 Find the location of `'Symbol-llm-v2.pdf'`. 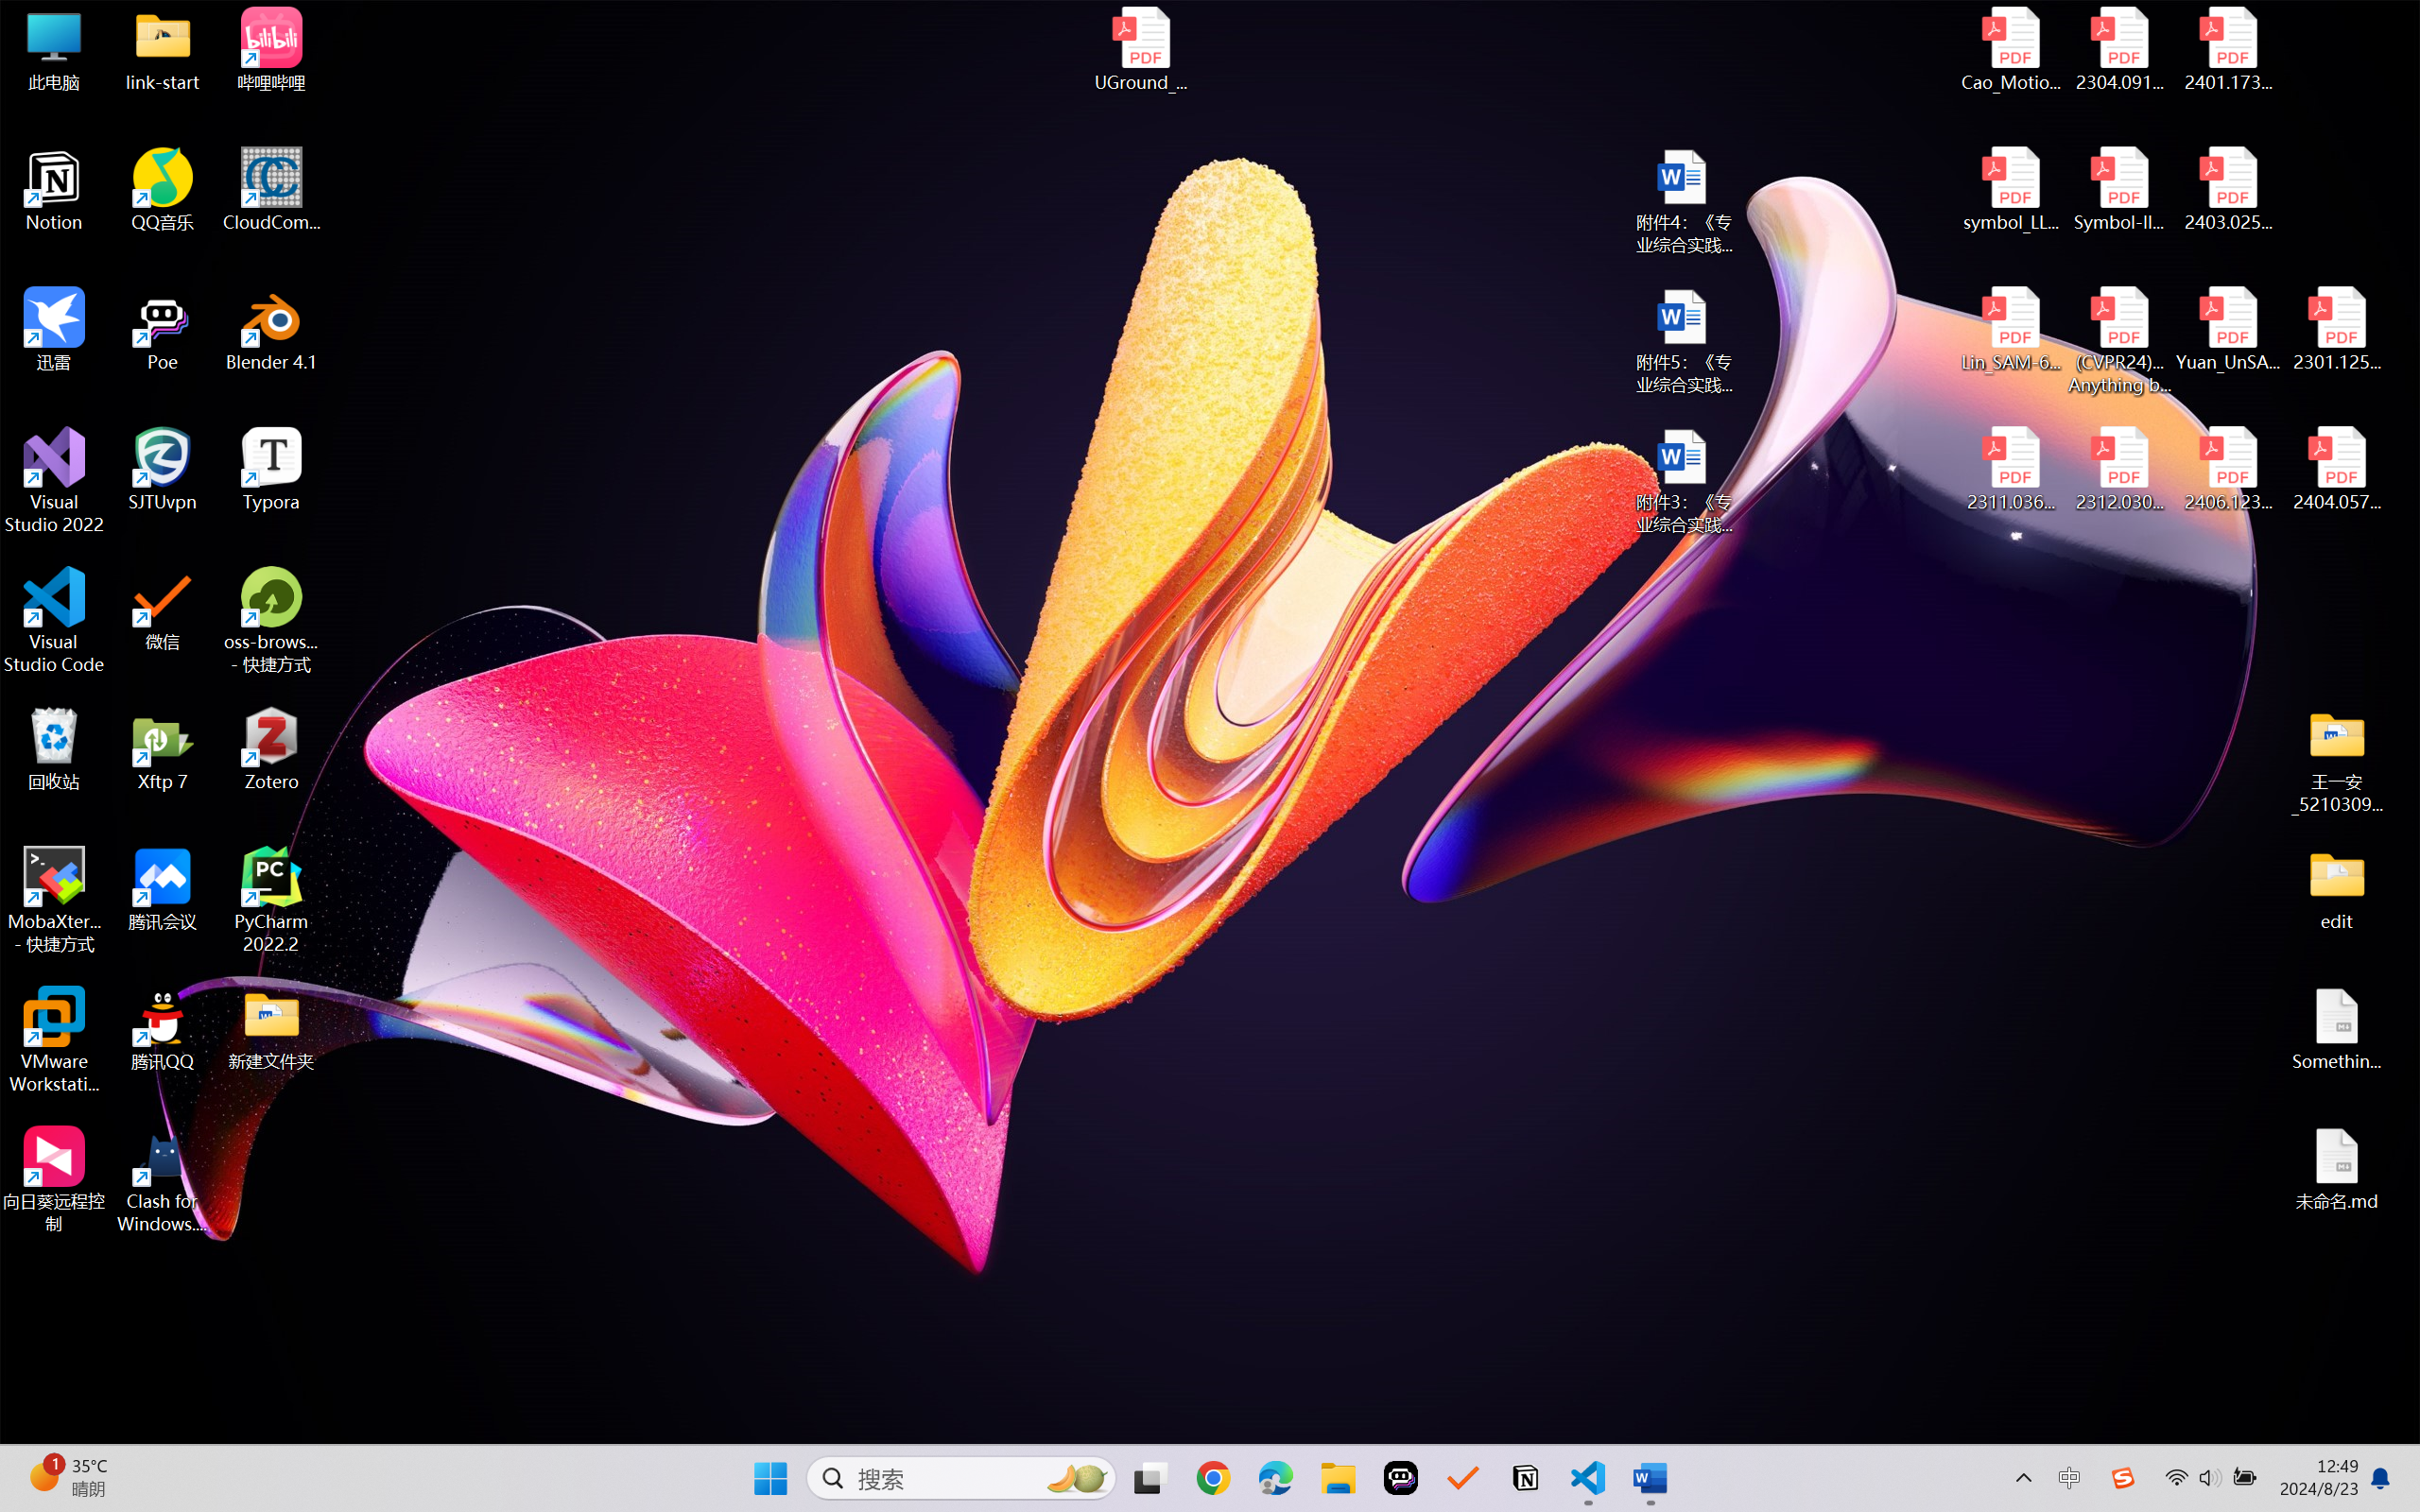

'Symbol-llm-v2.pdf' is located at coordinates (2118, 190).